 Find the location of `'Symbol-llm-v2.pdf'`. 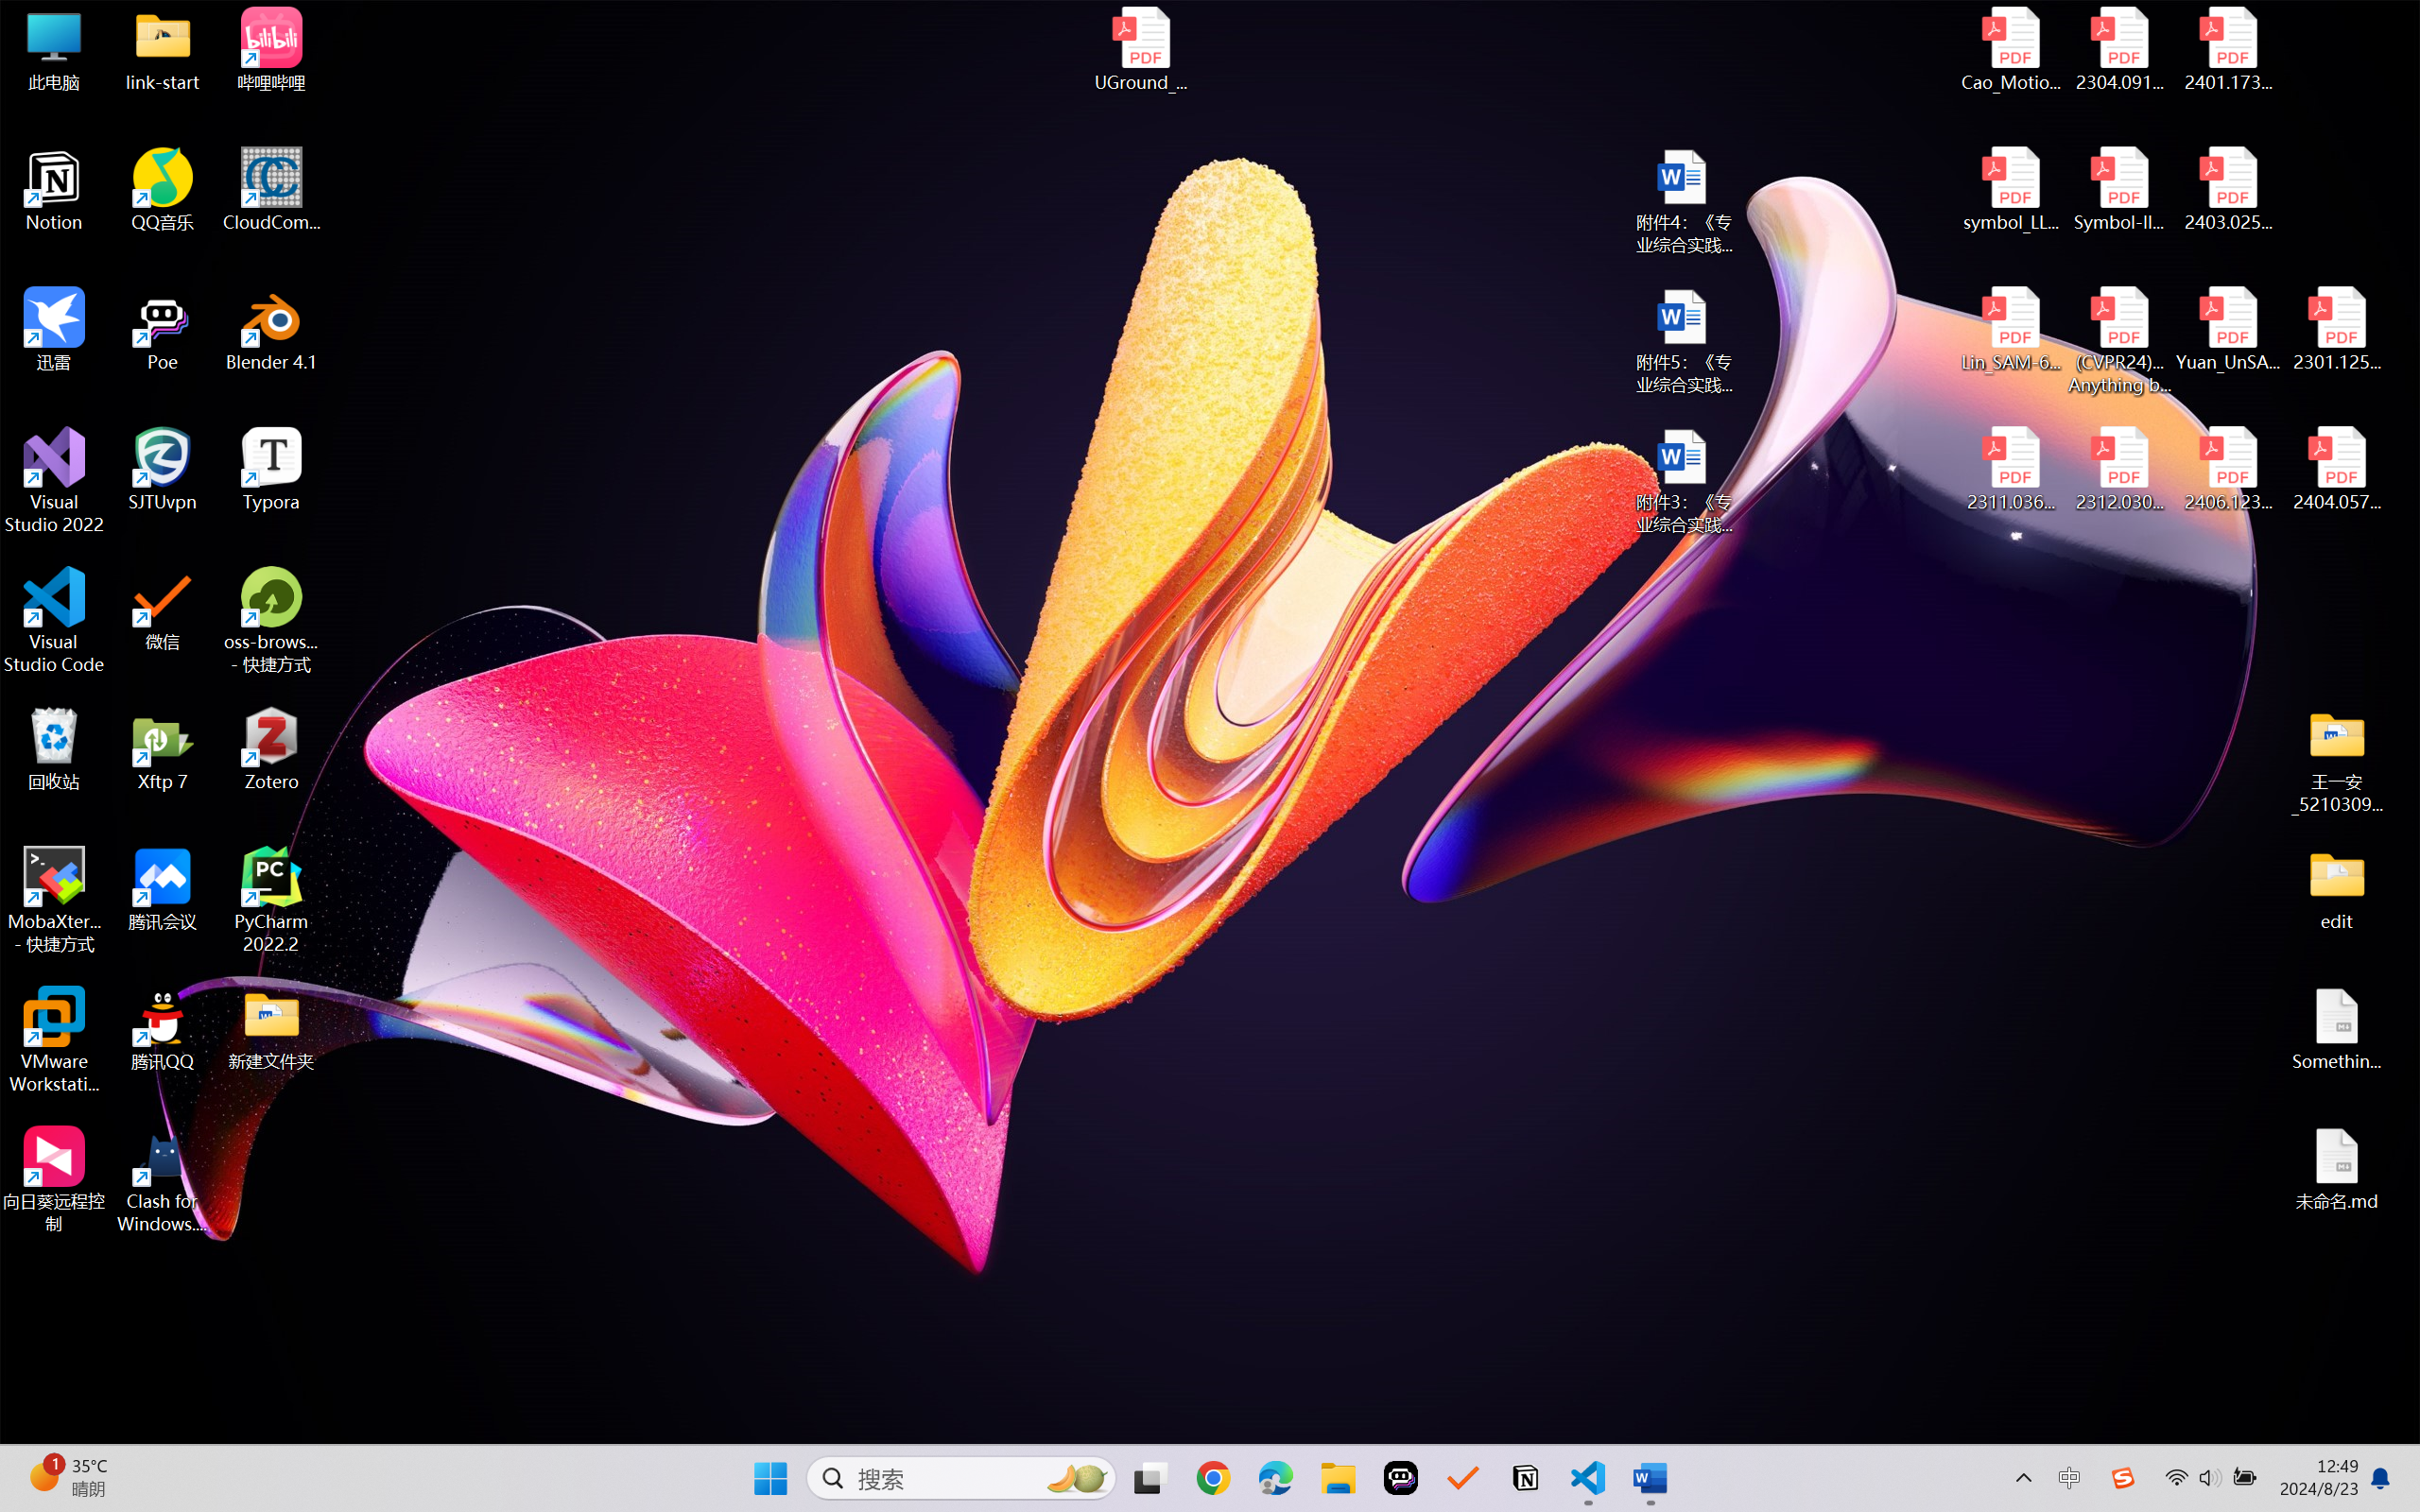

'Symbol-llm-v2.pdf' is located at coordinates (2118, 190).